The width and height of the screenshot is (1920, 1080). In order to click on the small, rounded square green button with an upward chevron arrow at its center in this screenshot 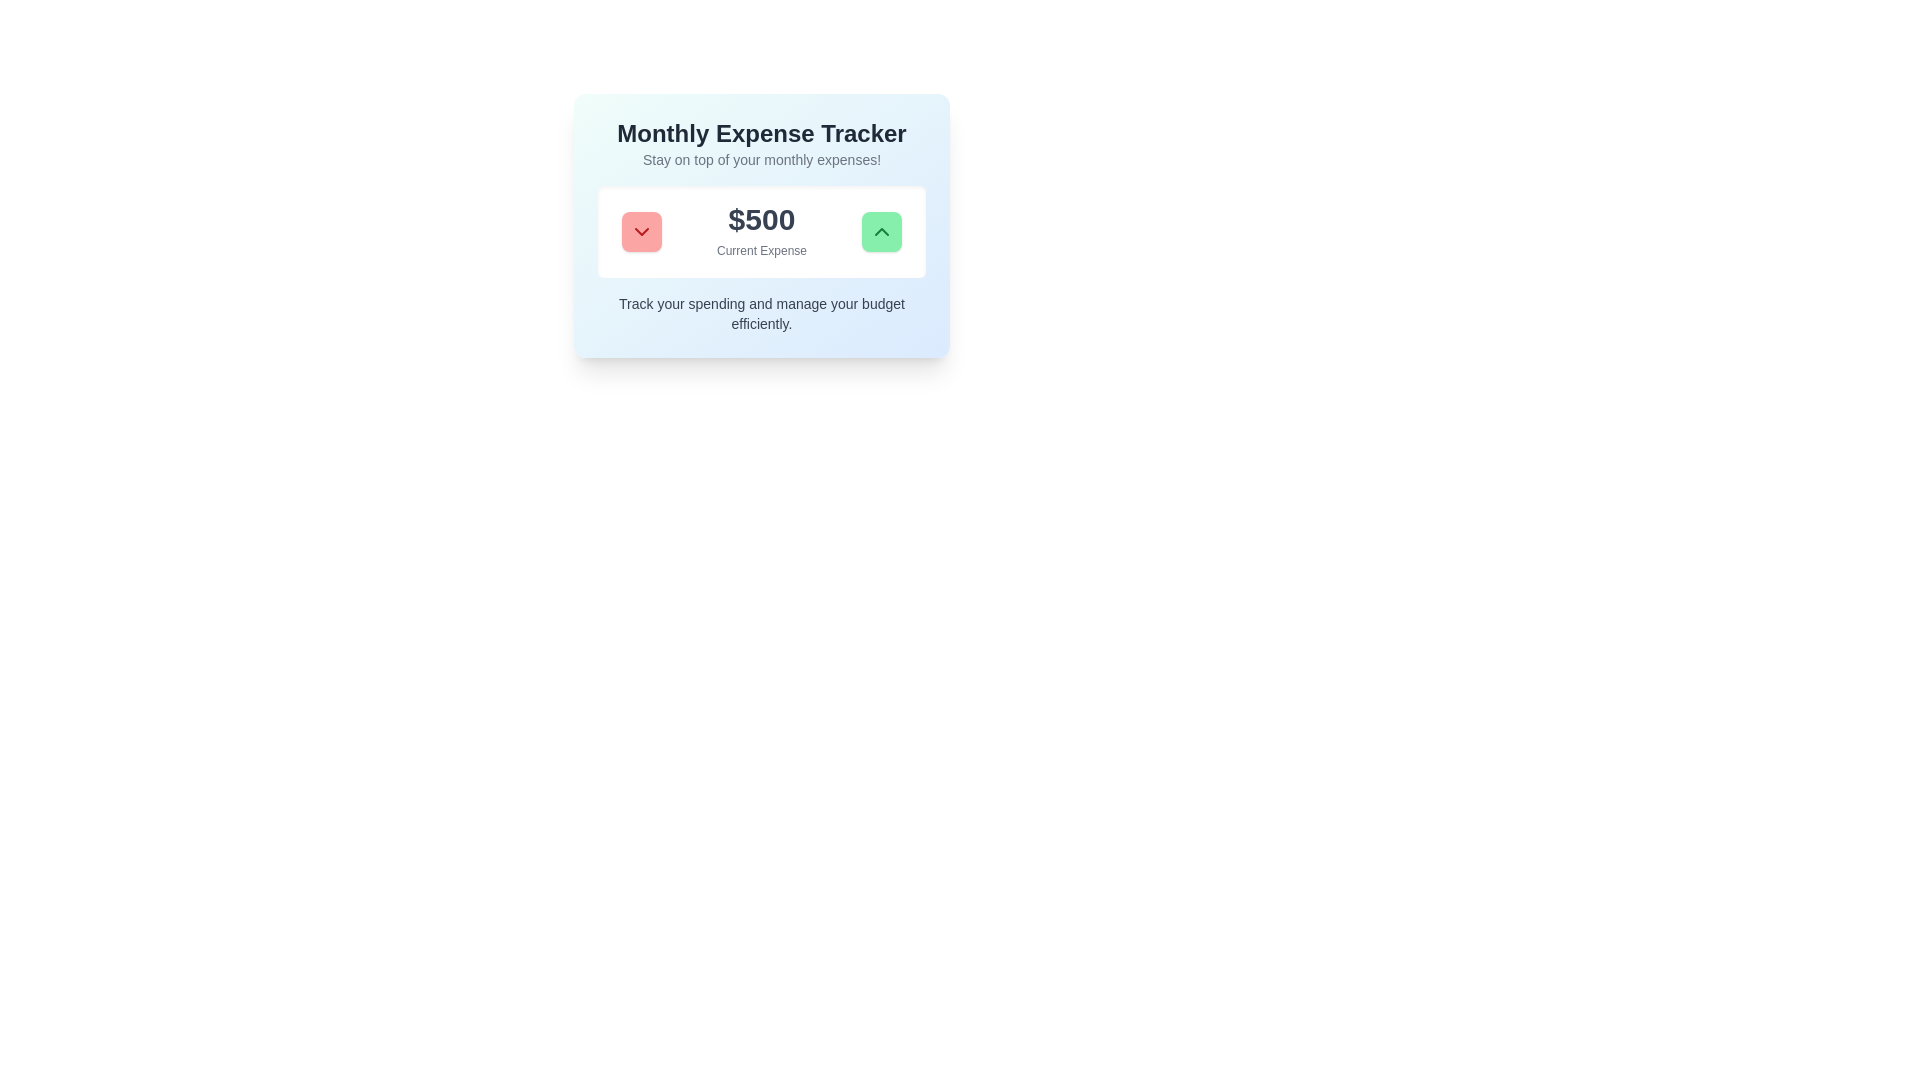, I will do `click(881, 230)`.